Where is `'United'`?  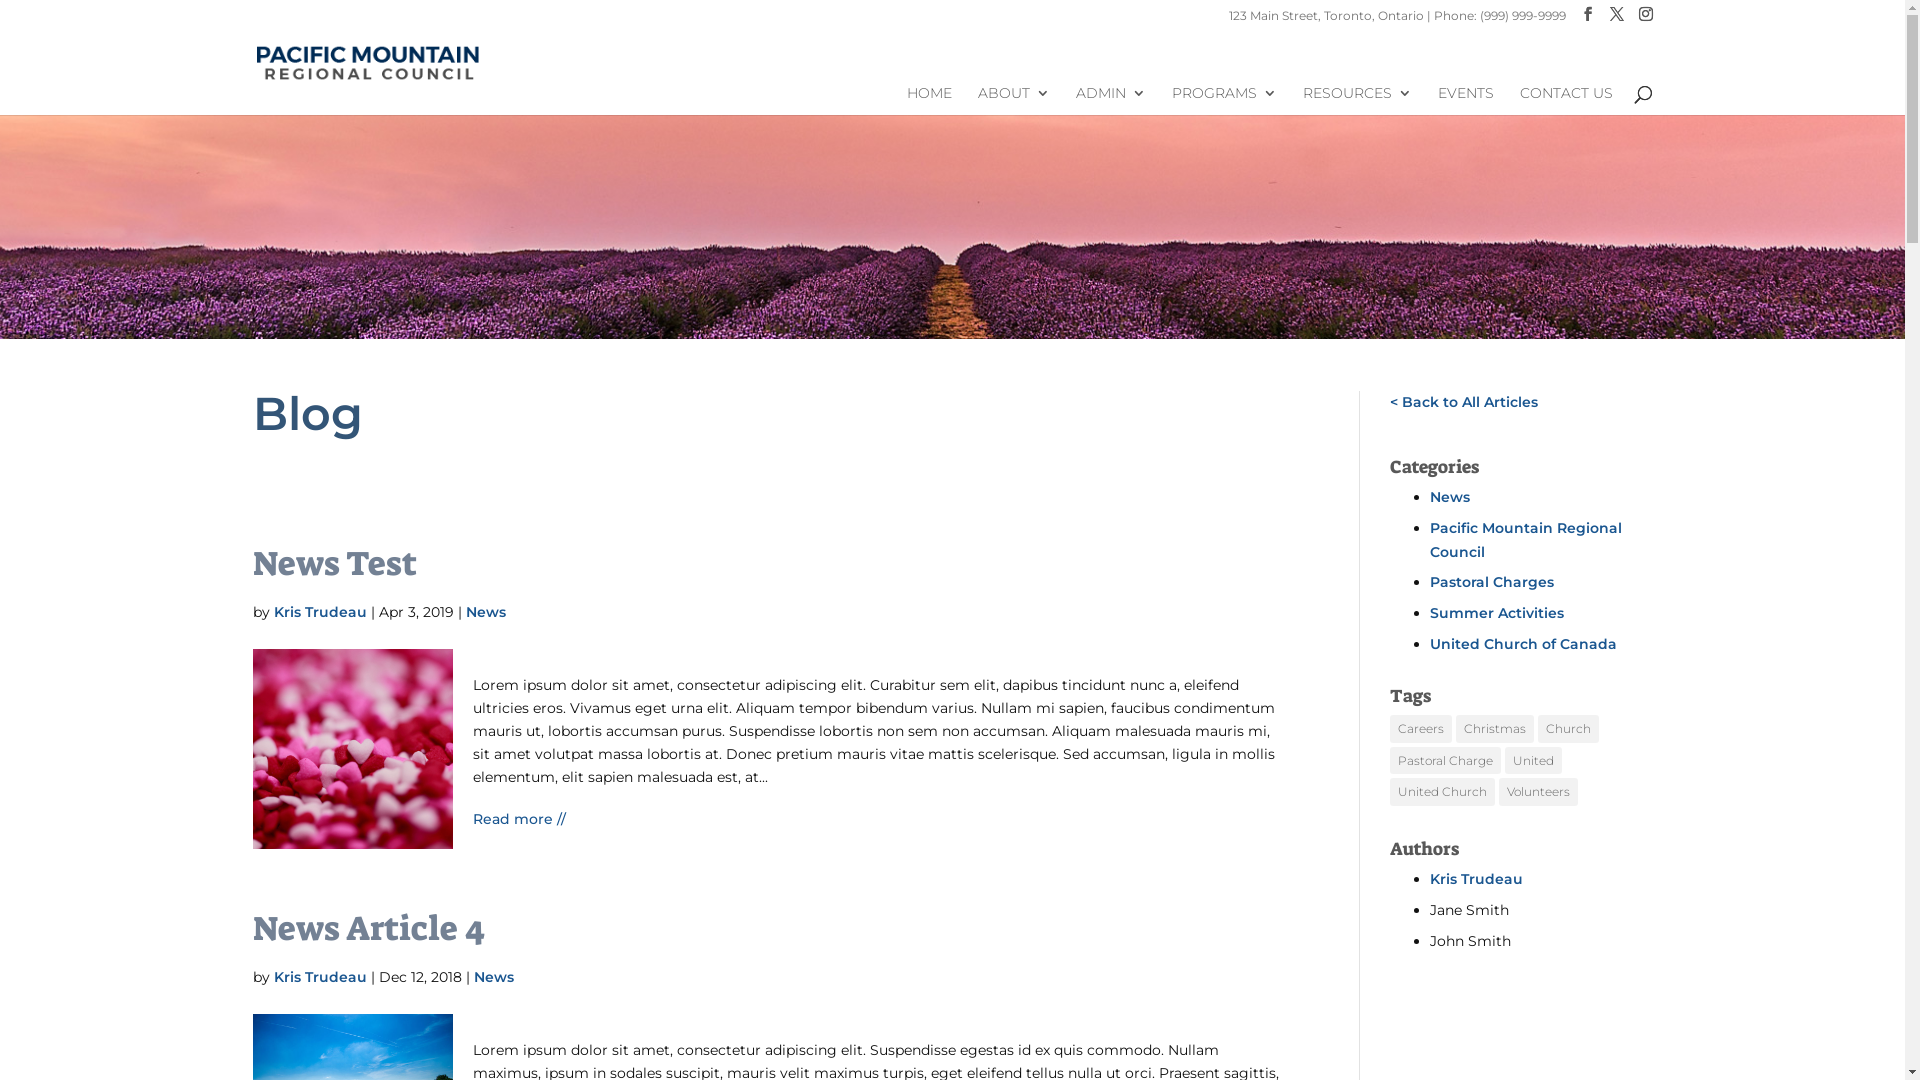 'United' is located at coordinates (1532, 760).